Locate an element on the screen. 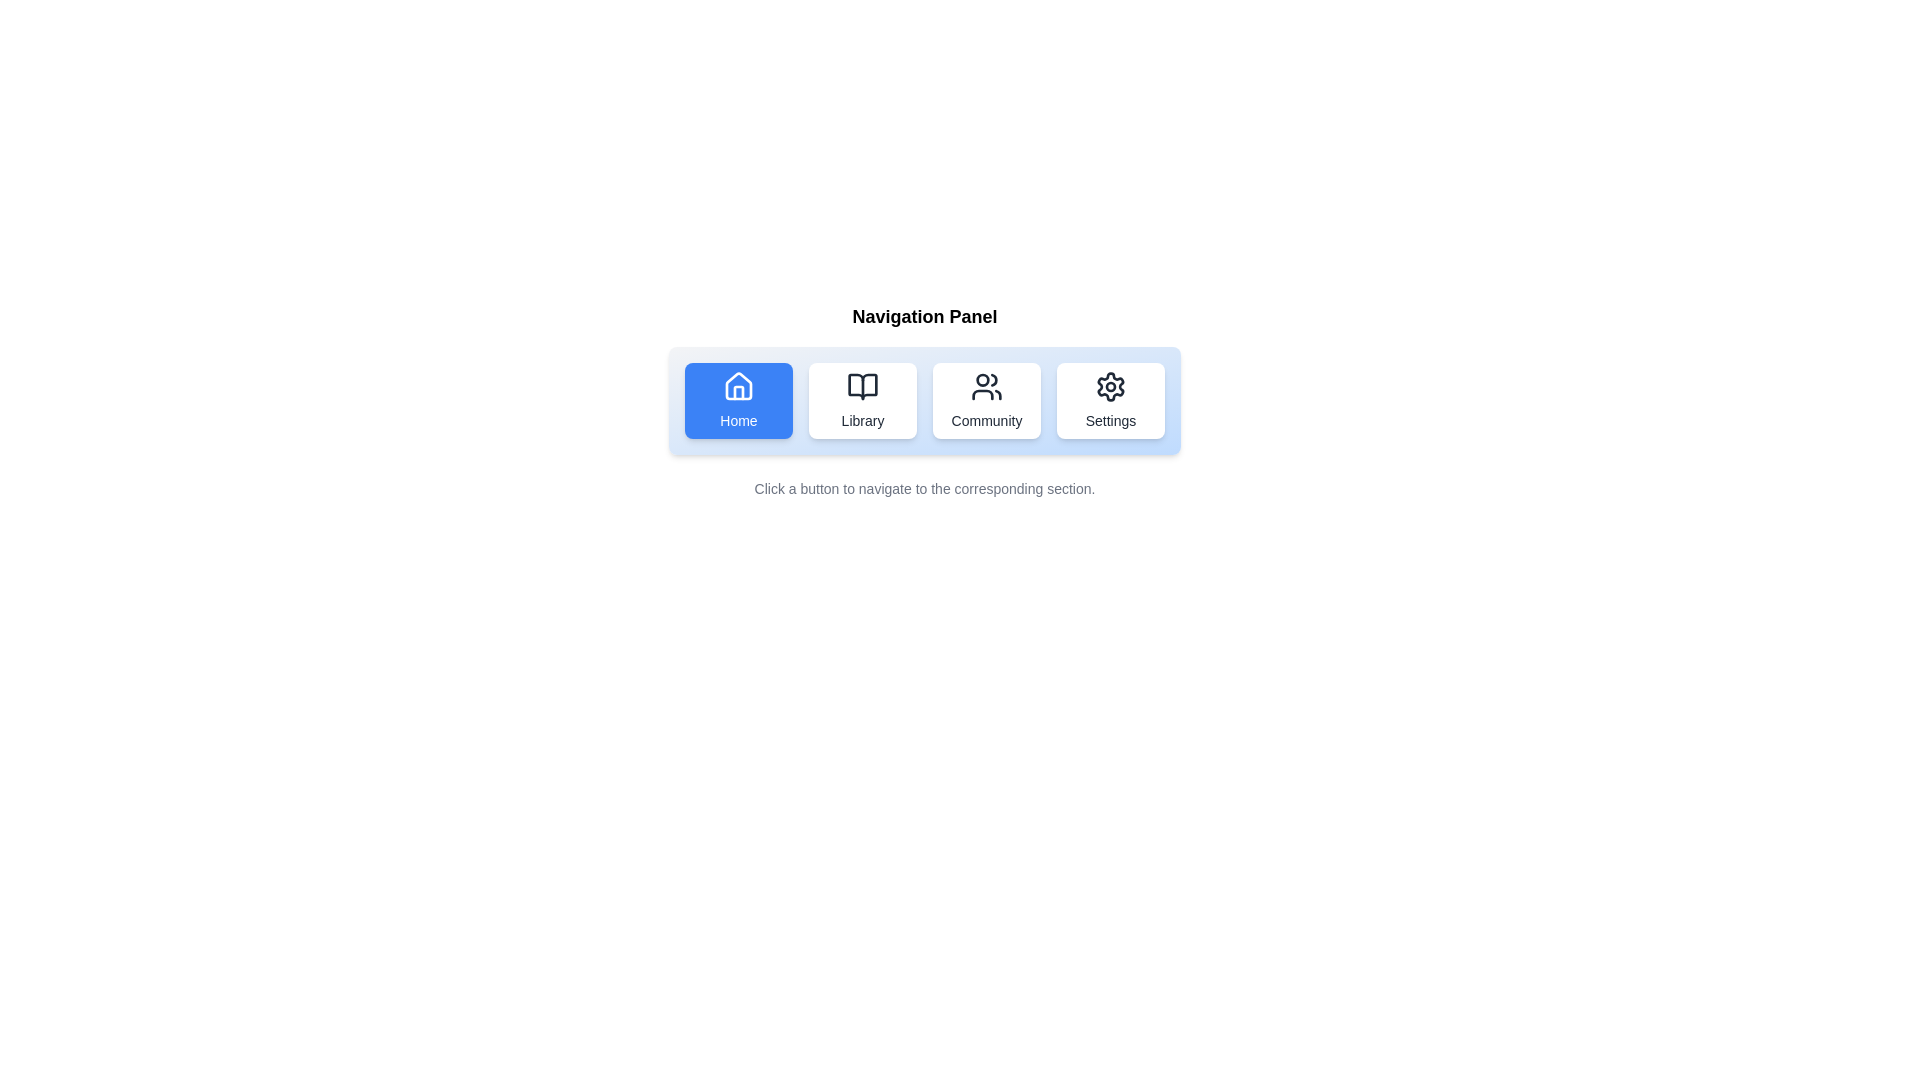 The width and height of the screenshot is (1920, 1080). the icon resembling an open book, which is part of the second button labeled 'Library' in the navigation panel is located at coordinates (863, 386).